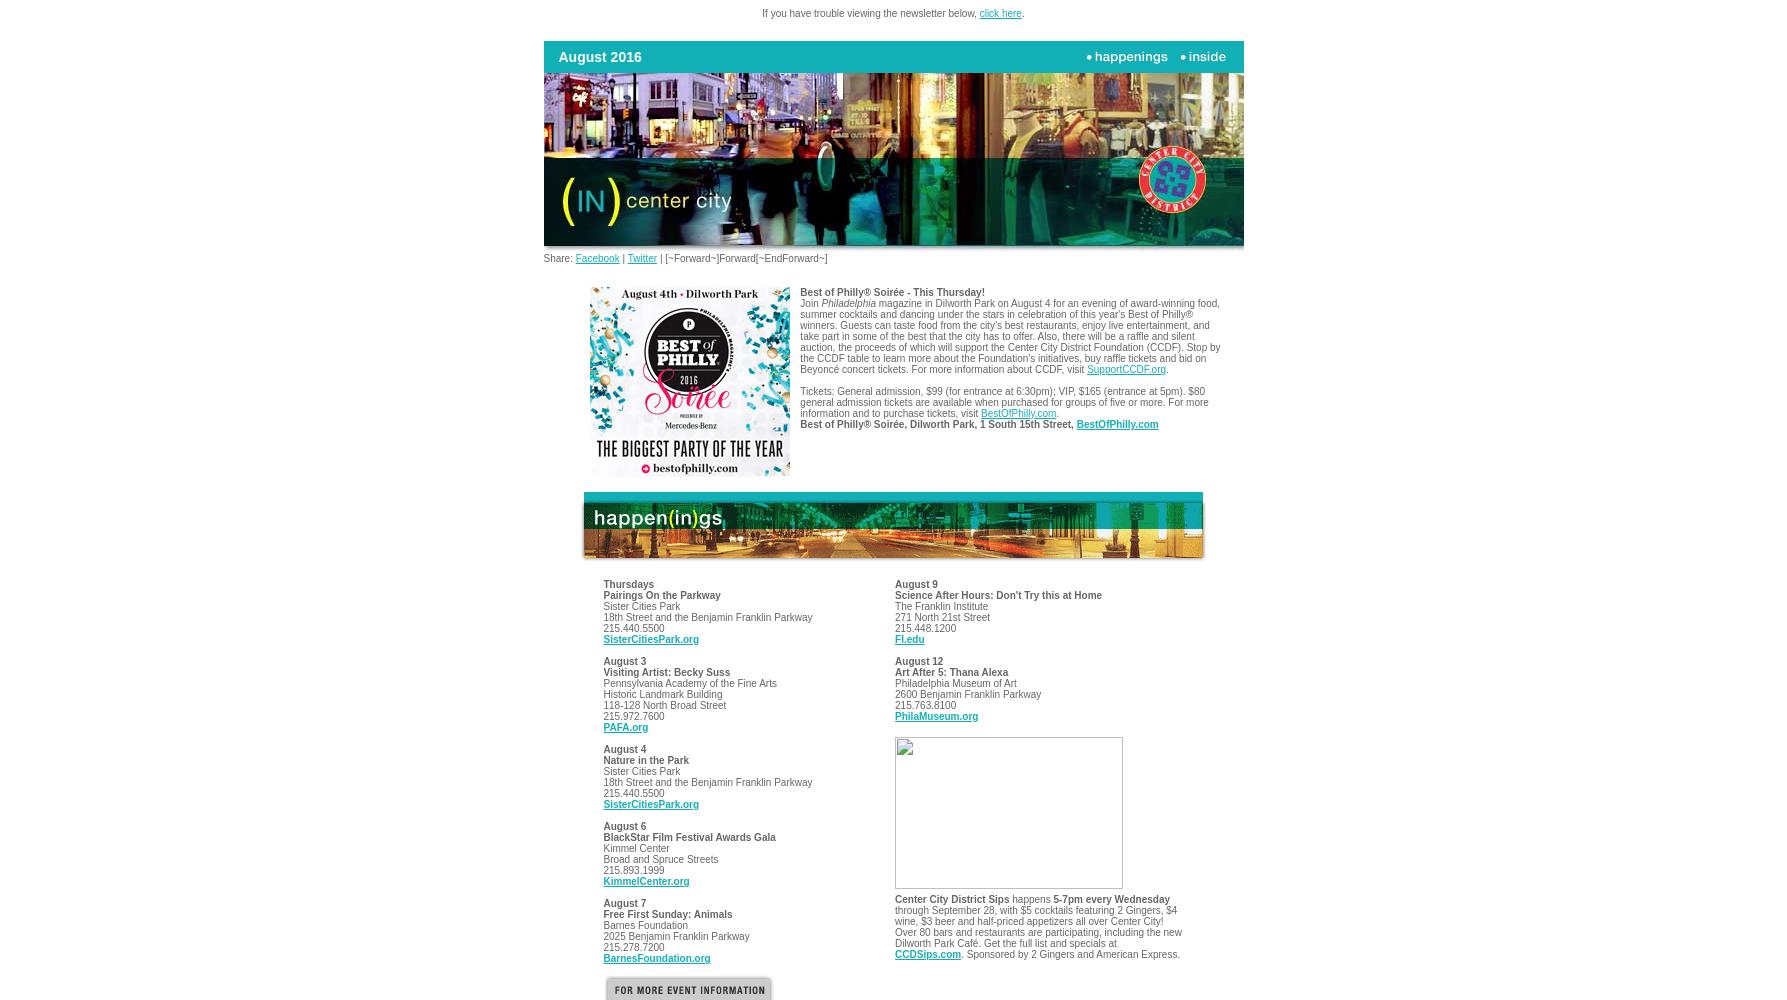  I want to click on 'Historic Landmark Building', so click(661, 693).